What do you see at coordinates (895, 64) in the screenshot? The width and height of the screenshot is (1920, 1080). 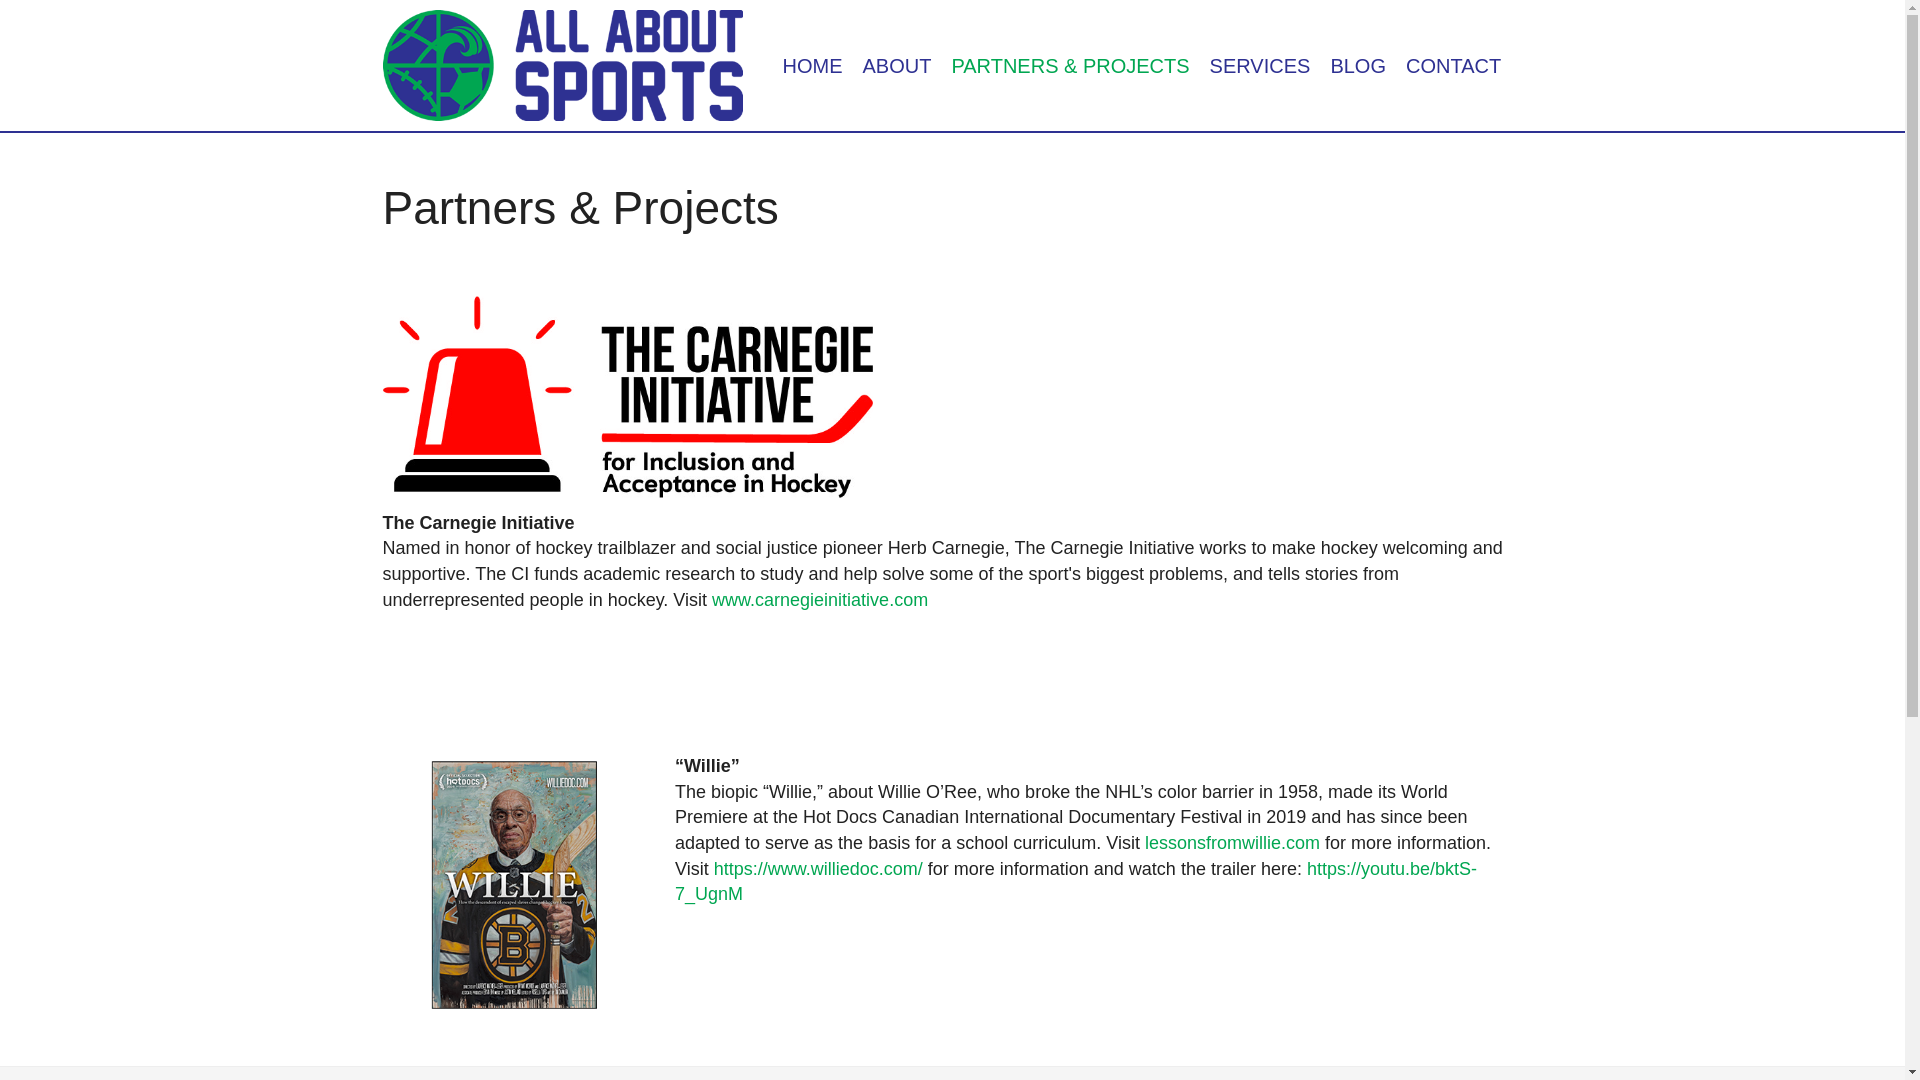 I see `'ABOUT'` at bounding box center [895, 64].